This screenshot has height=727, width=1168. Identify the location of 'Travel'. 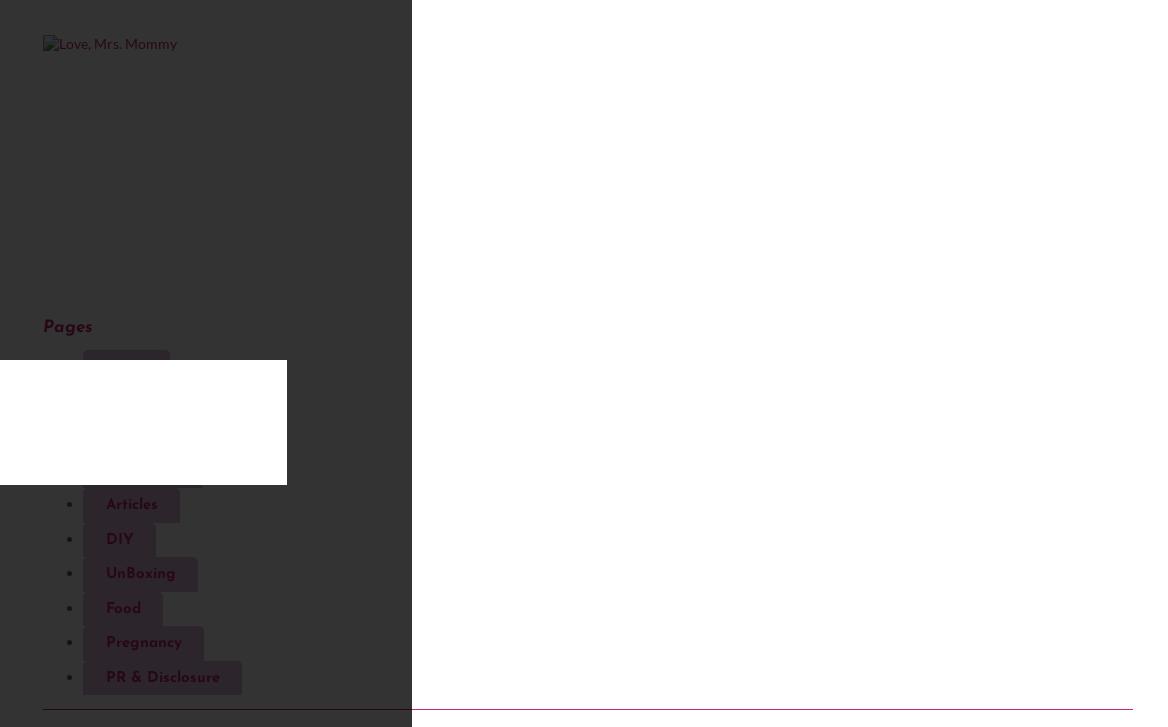
(125, 435).